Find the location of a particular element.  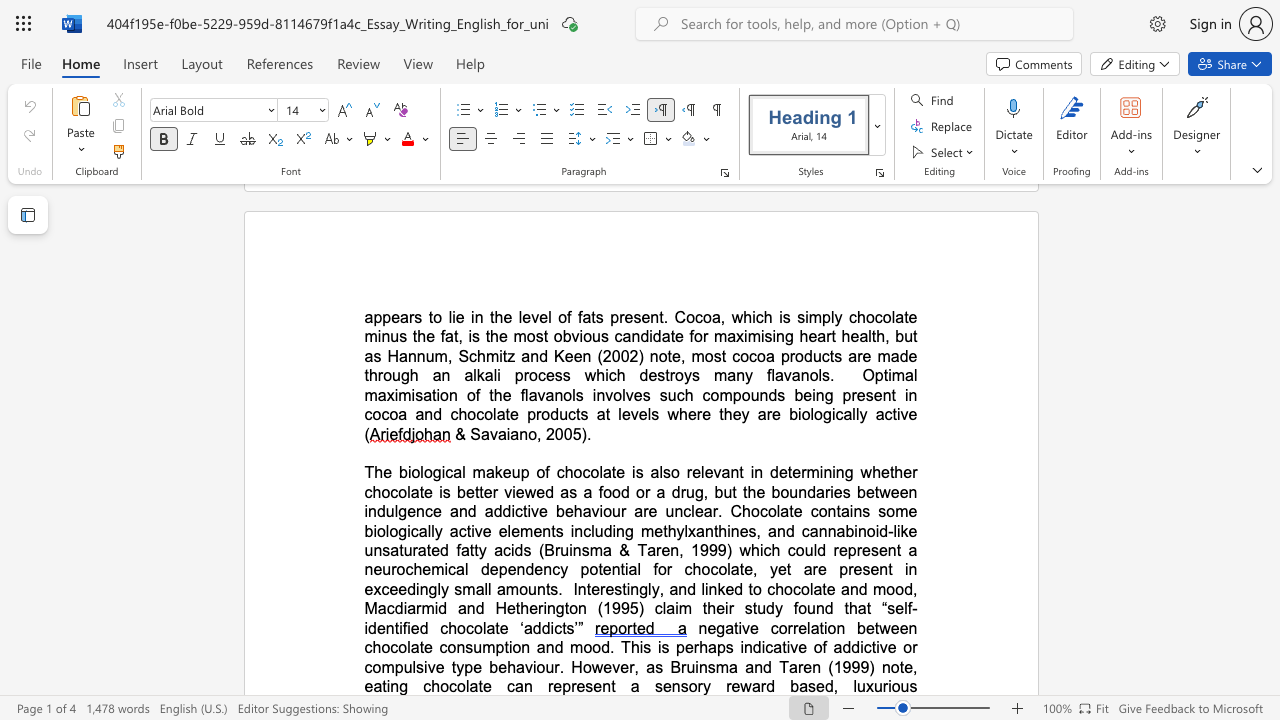

the subset text "ompulsive type behaviour." within the text "of addictive or compulsive type behaviour. However, as Bruinsma and Taren (1999) note, eating chocolate can" is located at coordinates (372, 667).